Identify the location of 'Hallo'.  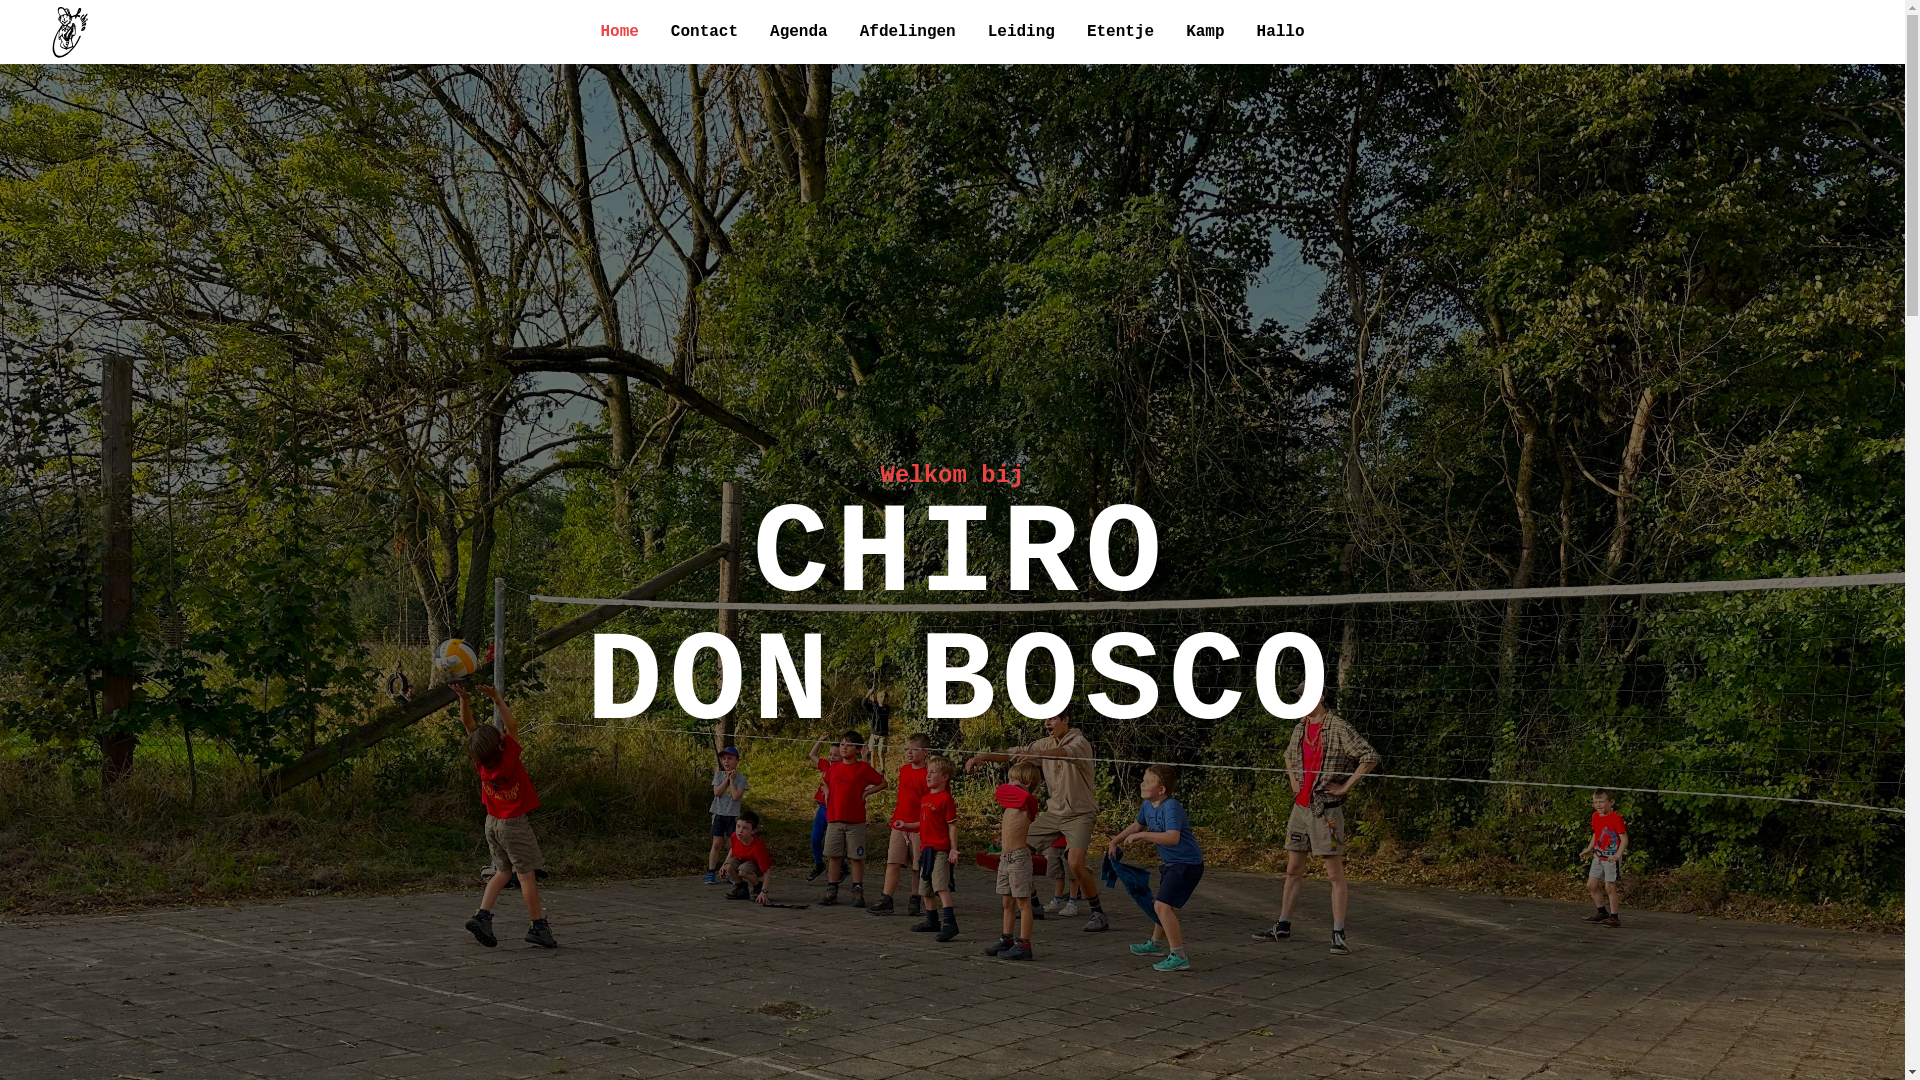
(1256, 31).